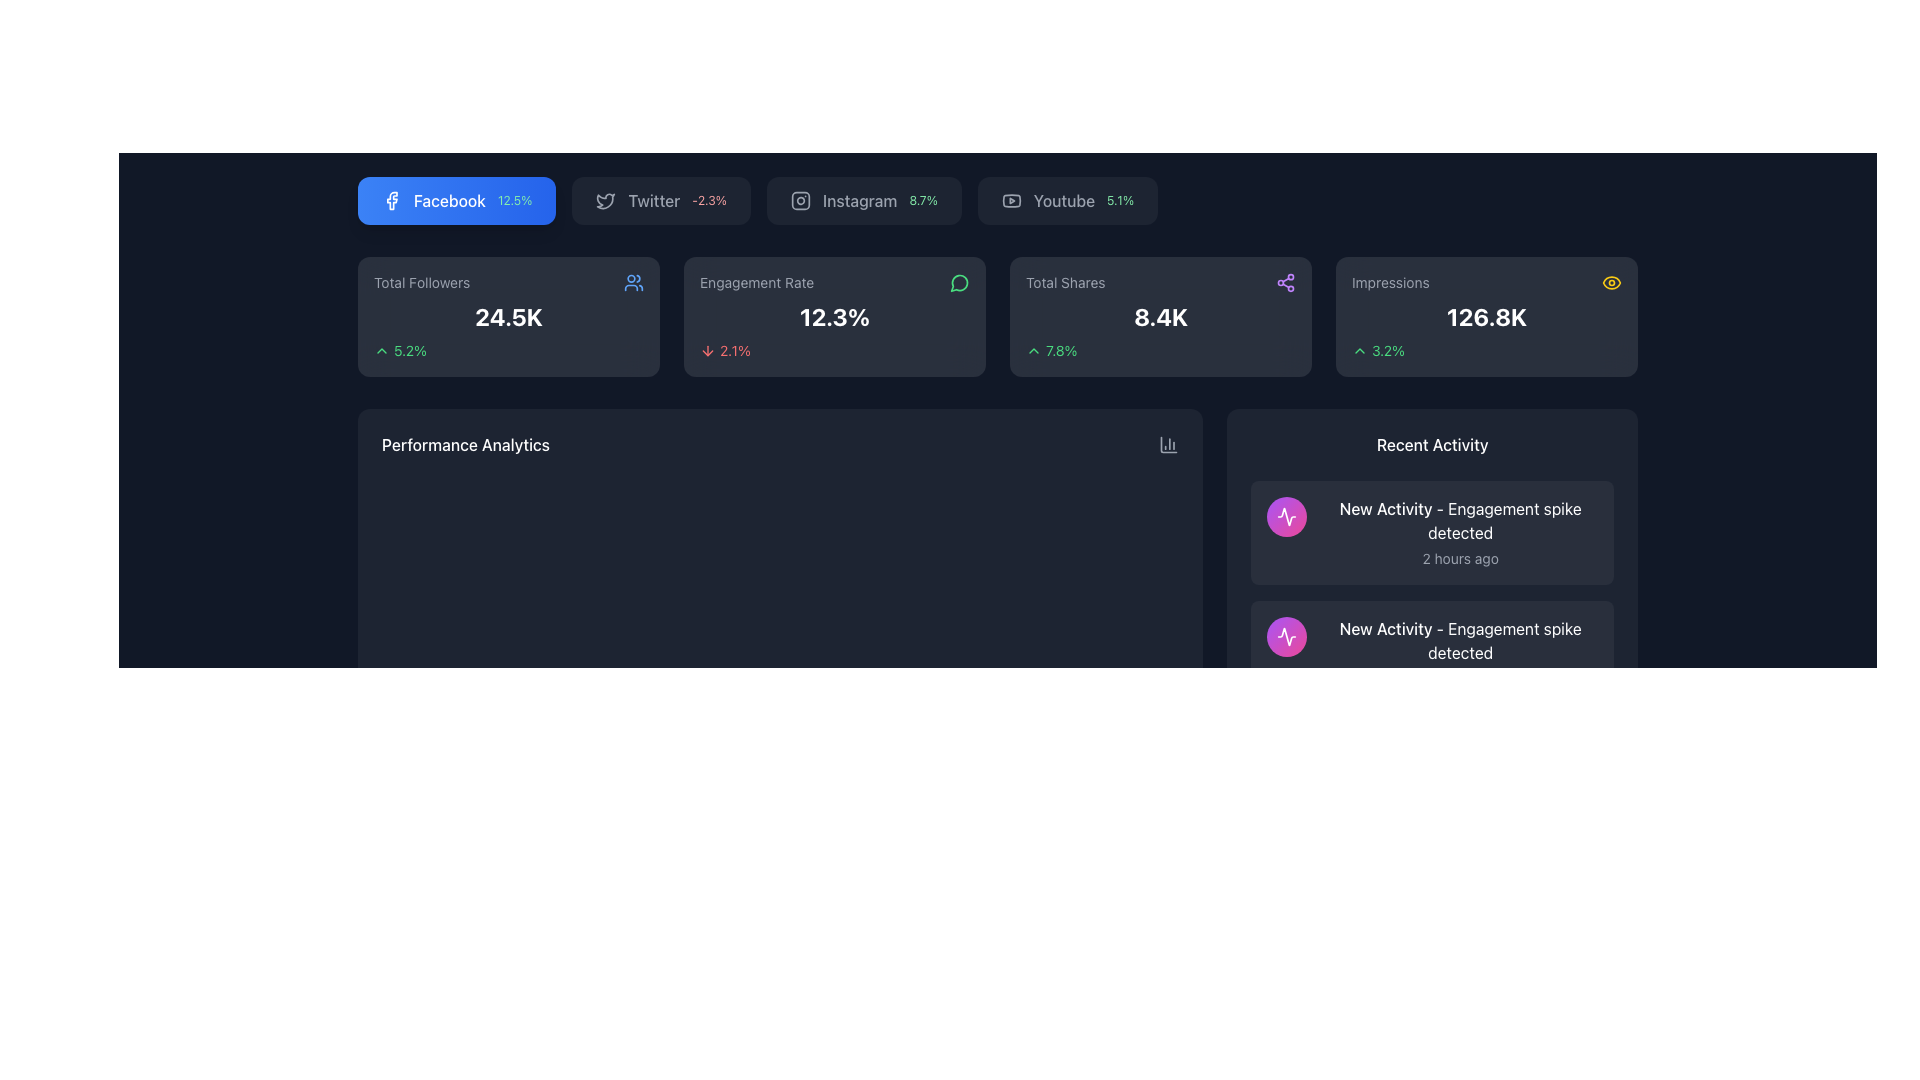 This screenshot has width=1920, height=1080. Describe the element at coordinates (709, 200) in the screenshot. I see `text content of the percentage change label for the 'Twitter' data set, which is positioned to the right of the Twitter icon and immediately follows the 'Twitter' text element in a horizontally aligned row` at that location.